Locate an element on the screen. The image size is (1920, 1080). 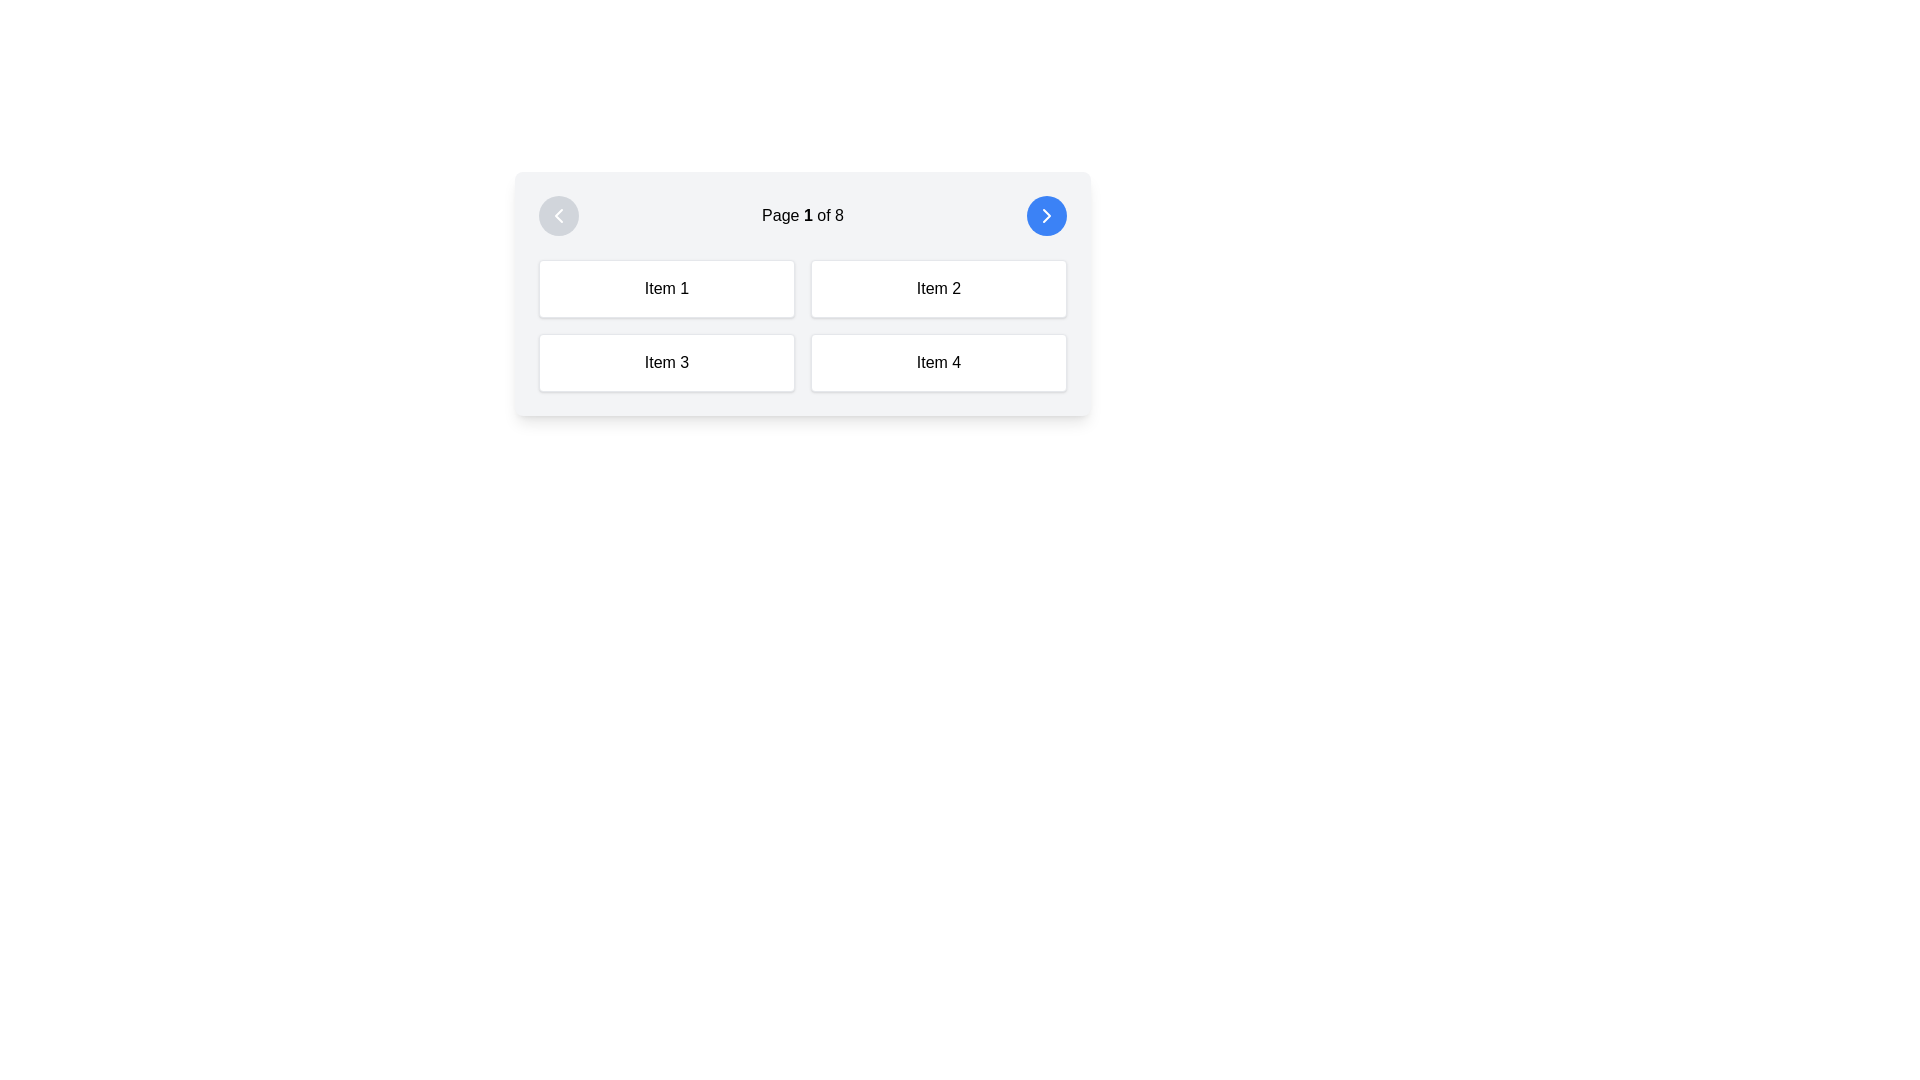
the text label displaying 'Page 1 of 8', which shows the current page status within the pagination control is located at coordinates (802, 216).